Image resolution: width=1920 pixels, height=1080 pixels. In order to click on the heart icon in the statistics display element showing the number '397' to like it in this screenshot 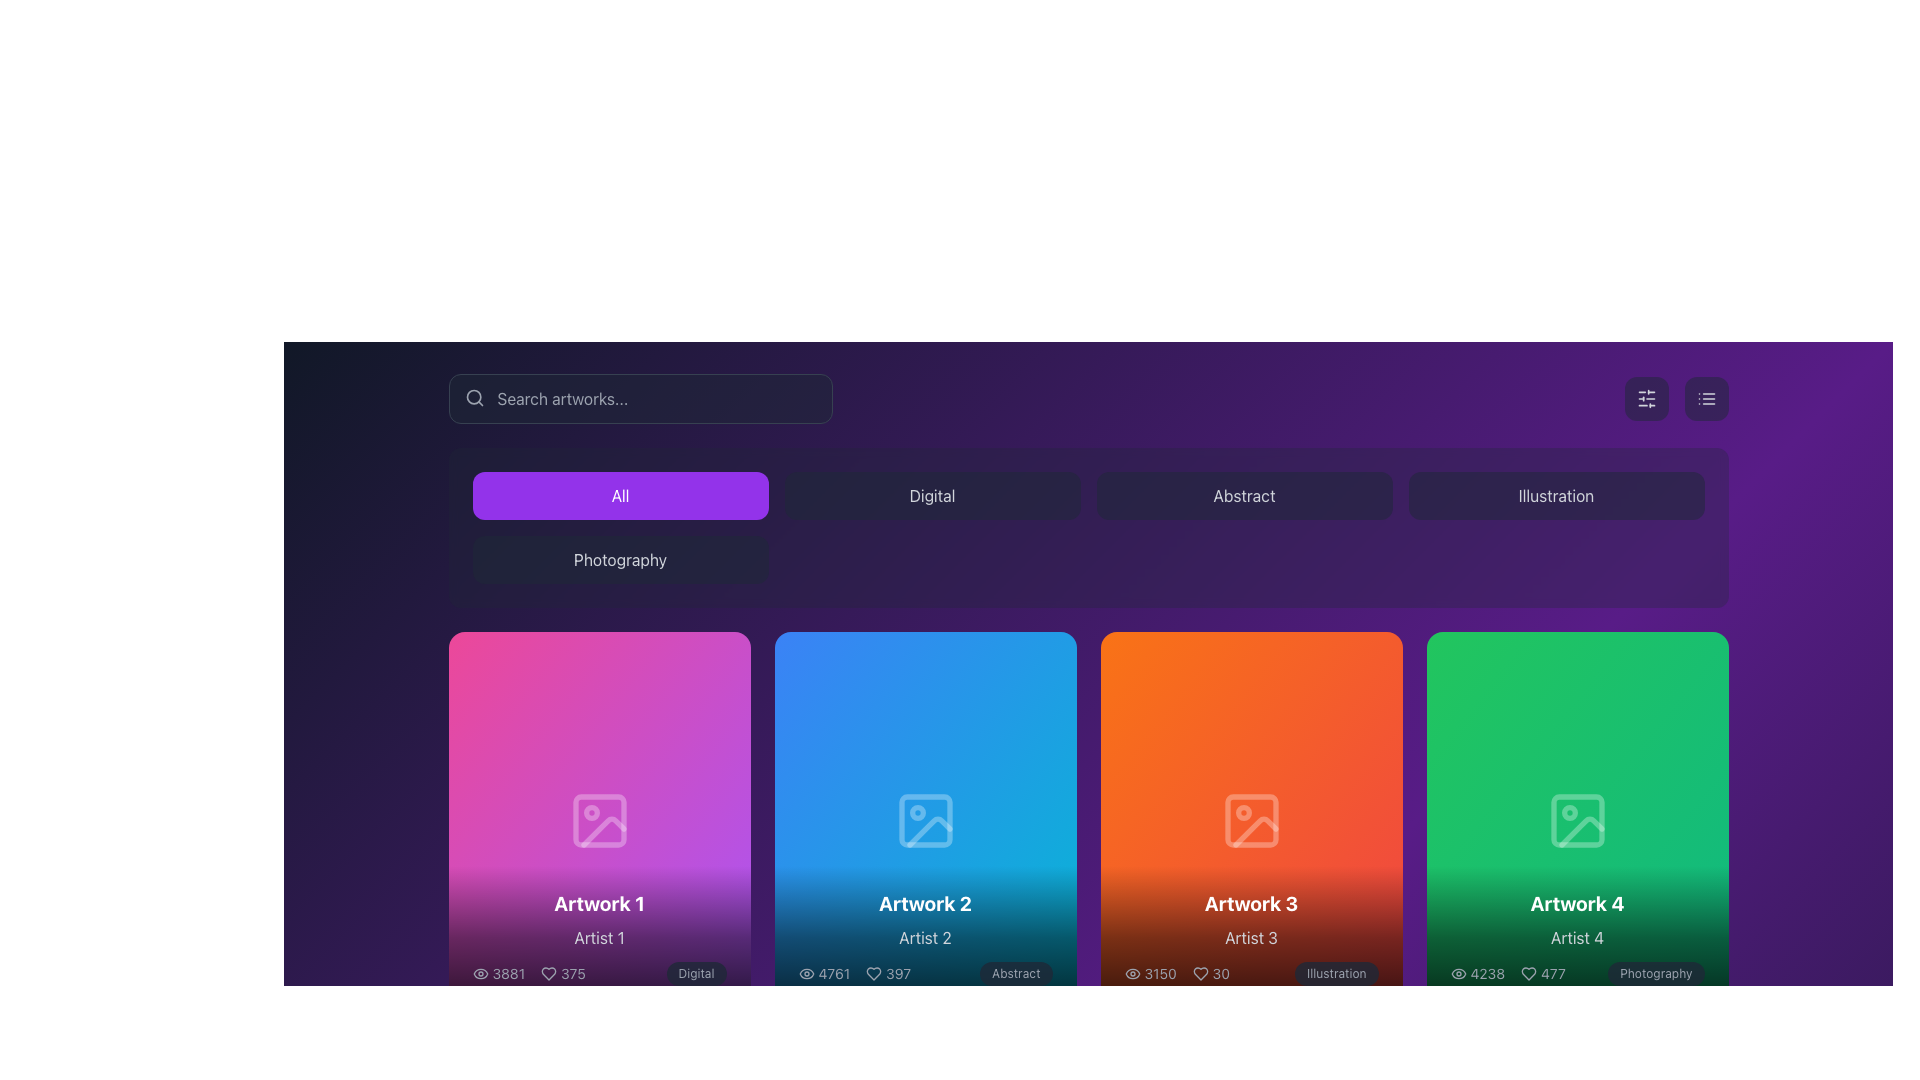, I will do `click(887, 972)`.